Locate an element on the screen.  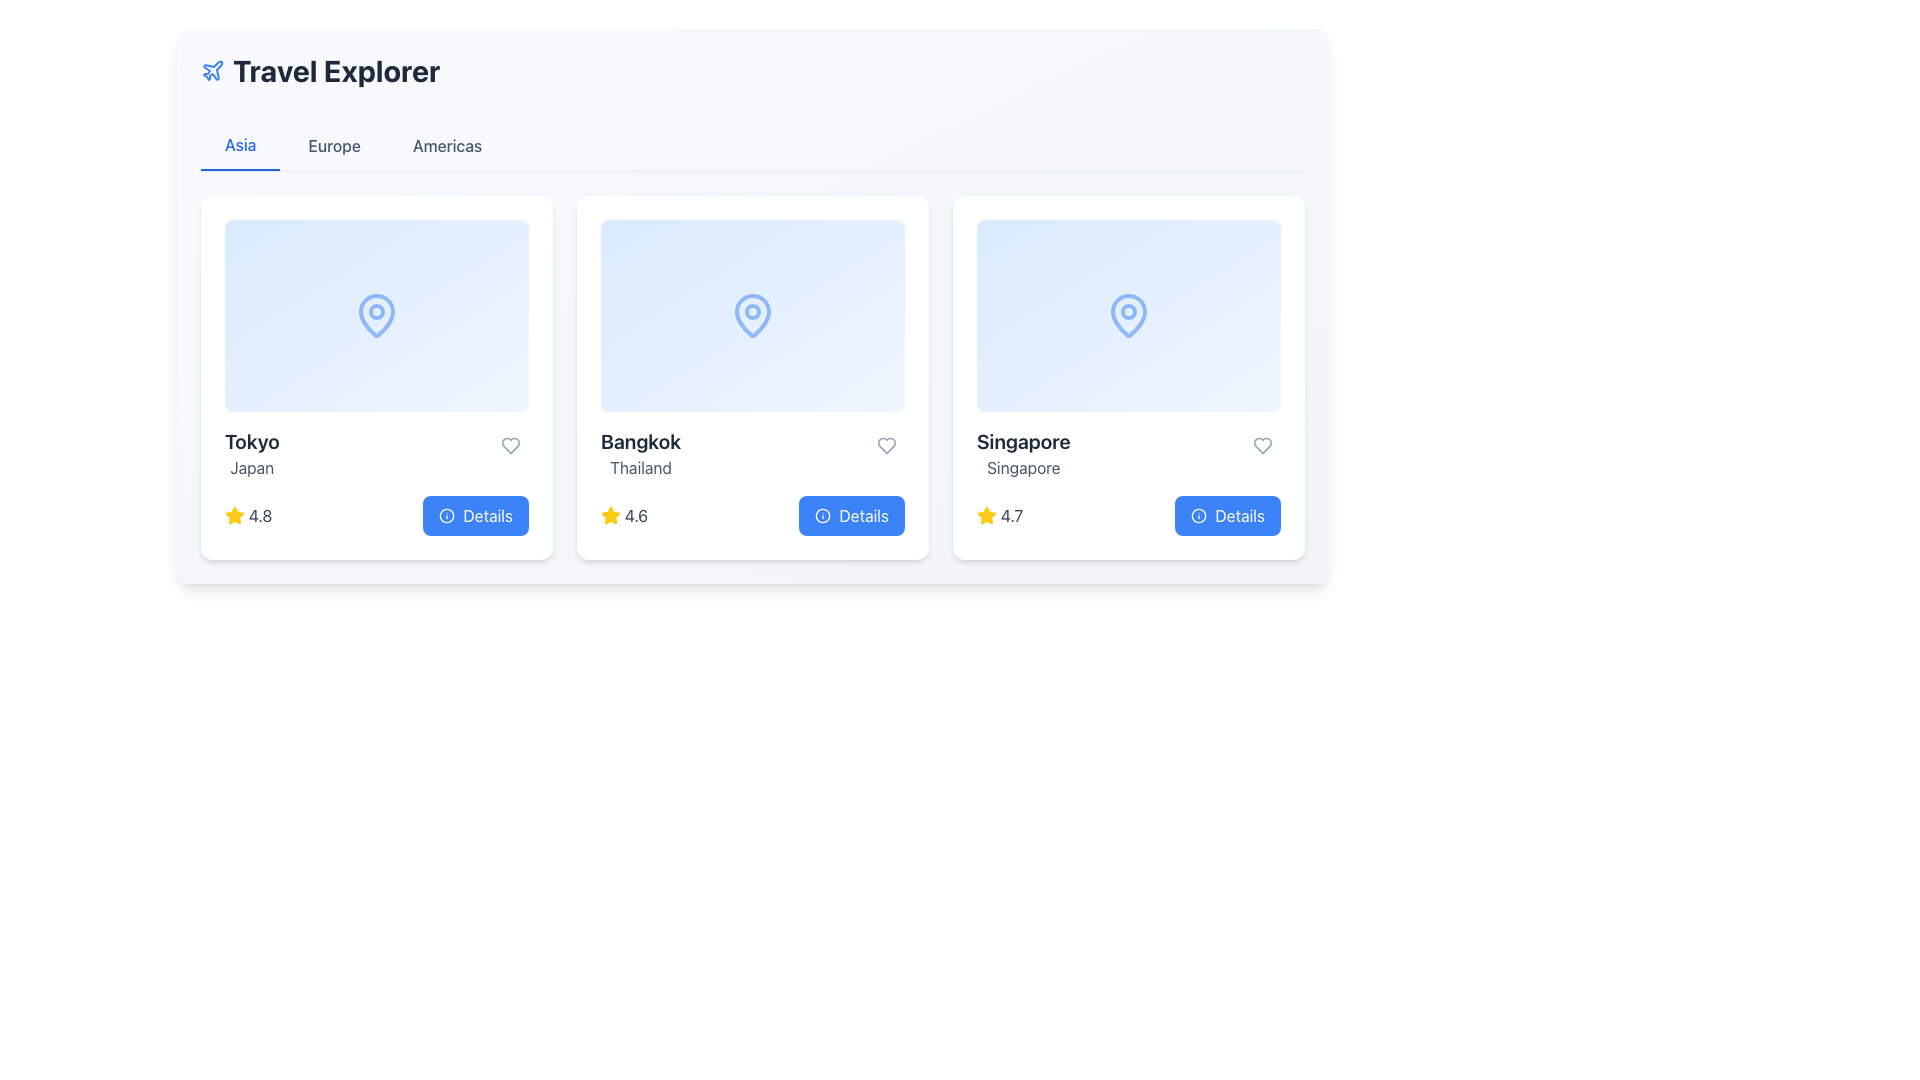
the pin icon that visually indicates the location of 'Tokyo' in the 'Travel Explorer' interface, located at the center of the card representing 'Tokyo, Japan.' is located at coordinates (377, 315).